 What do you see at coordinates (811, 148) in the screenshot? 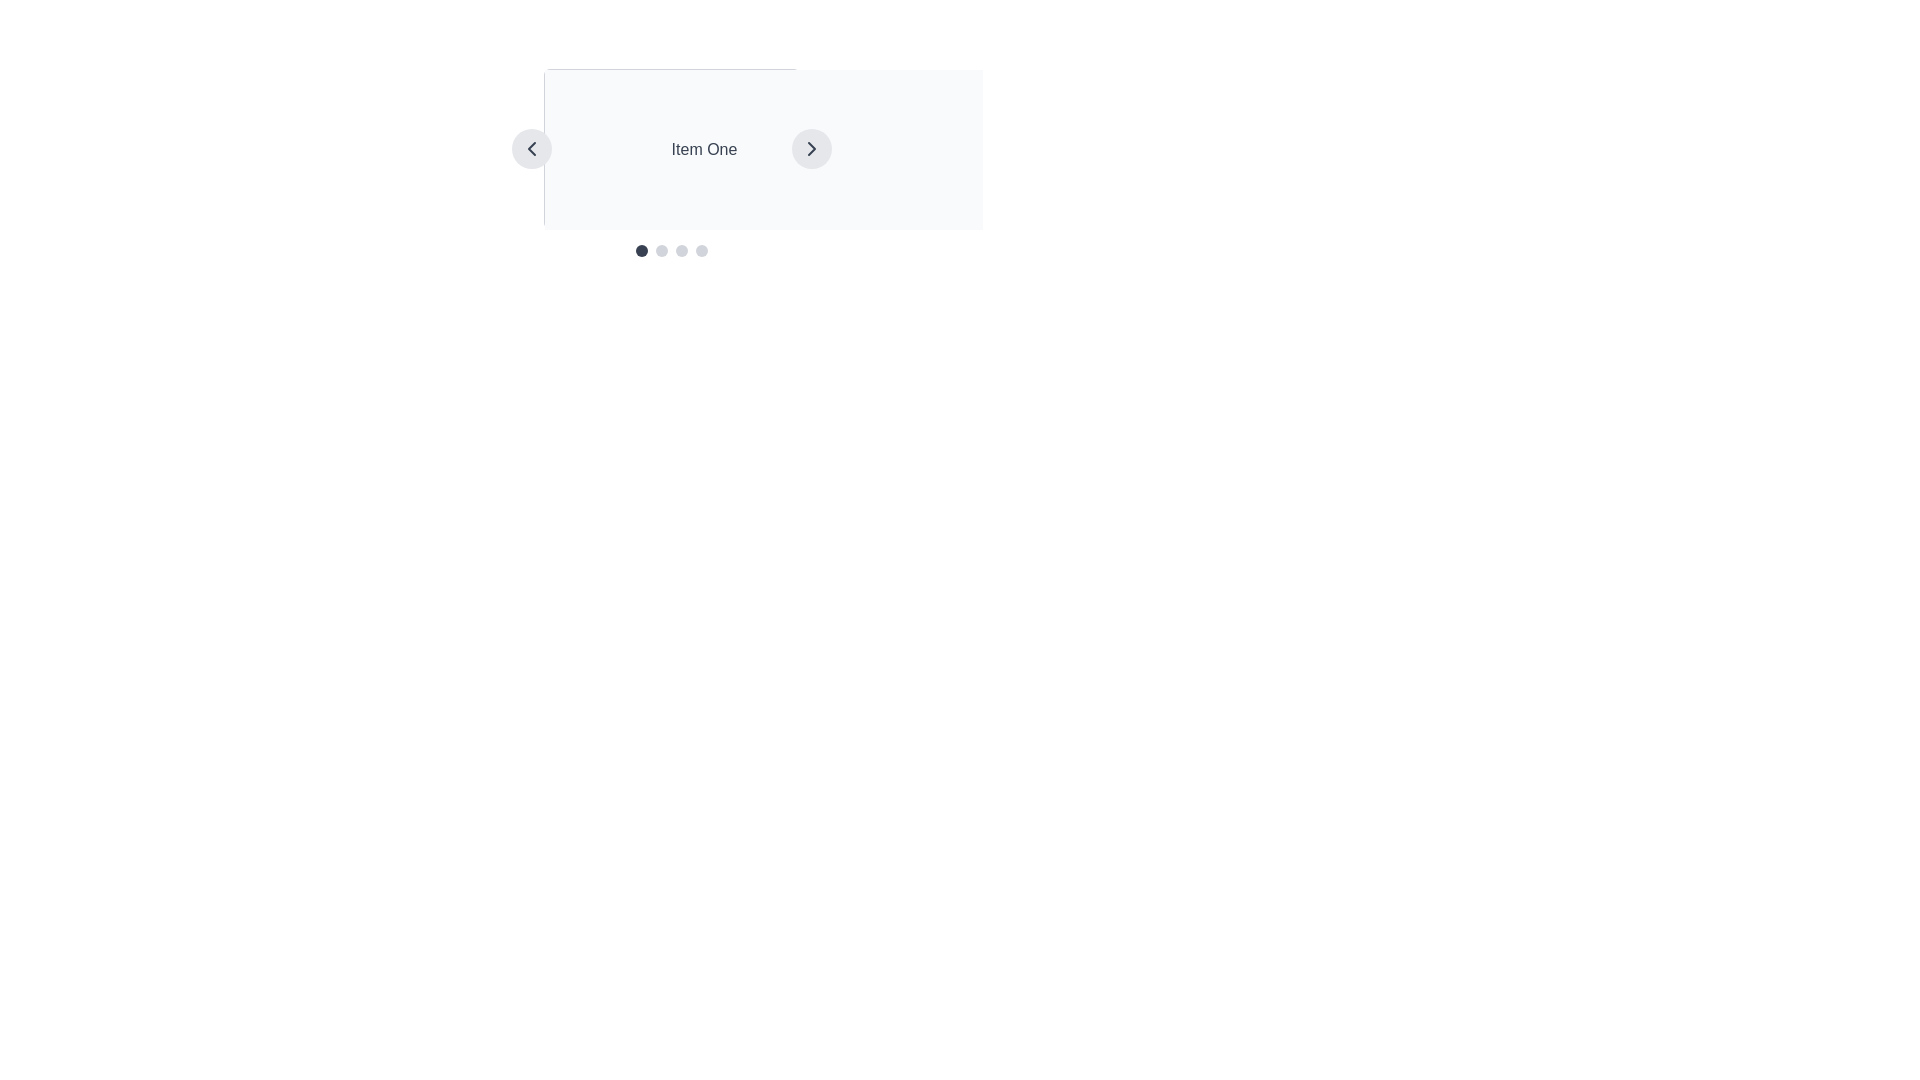
I see `the right-pointing chevron arrow icon, which is a navigational control for cycling through content items` at bounding box center [811, 148].